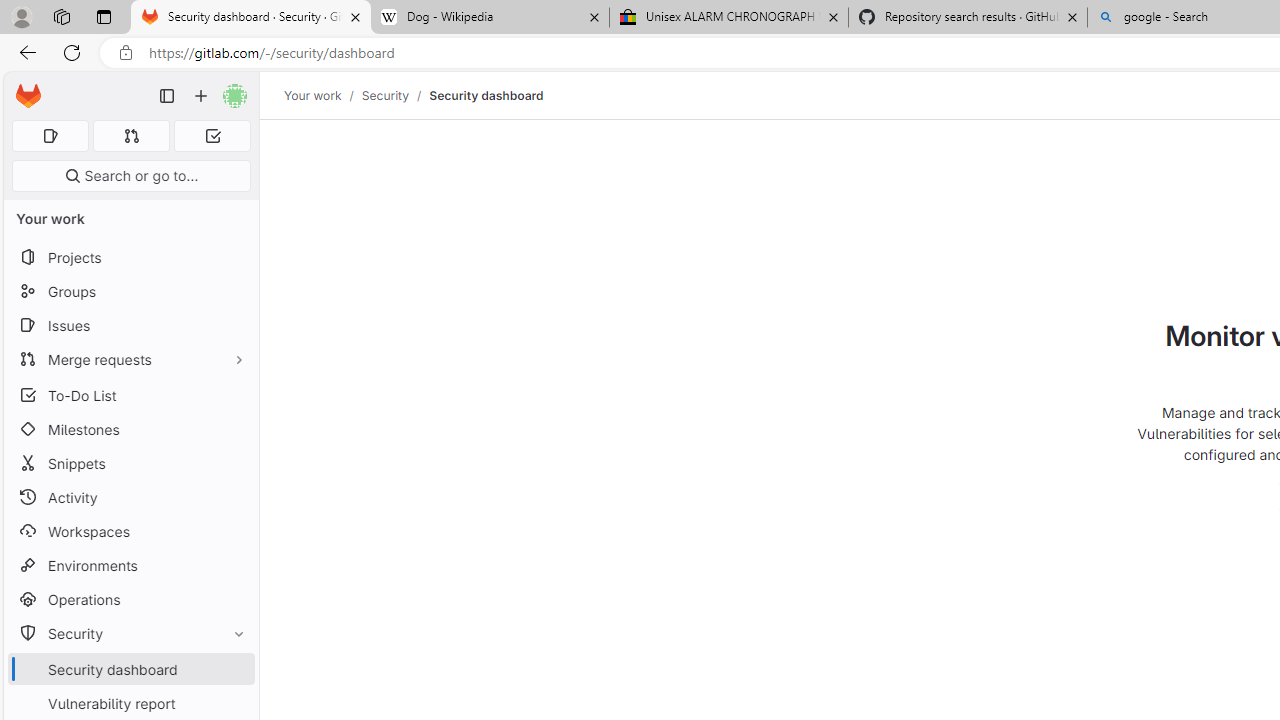  What do you see at coordinates (130, 395) in the screenshot?
I see `'To-Do List'` at bounding box center [130, 395].